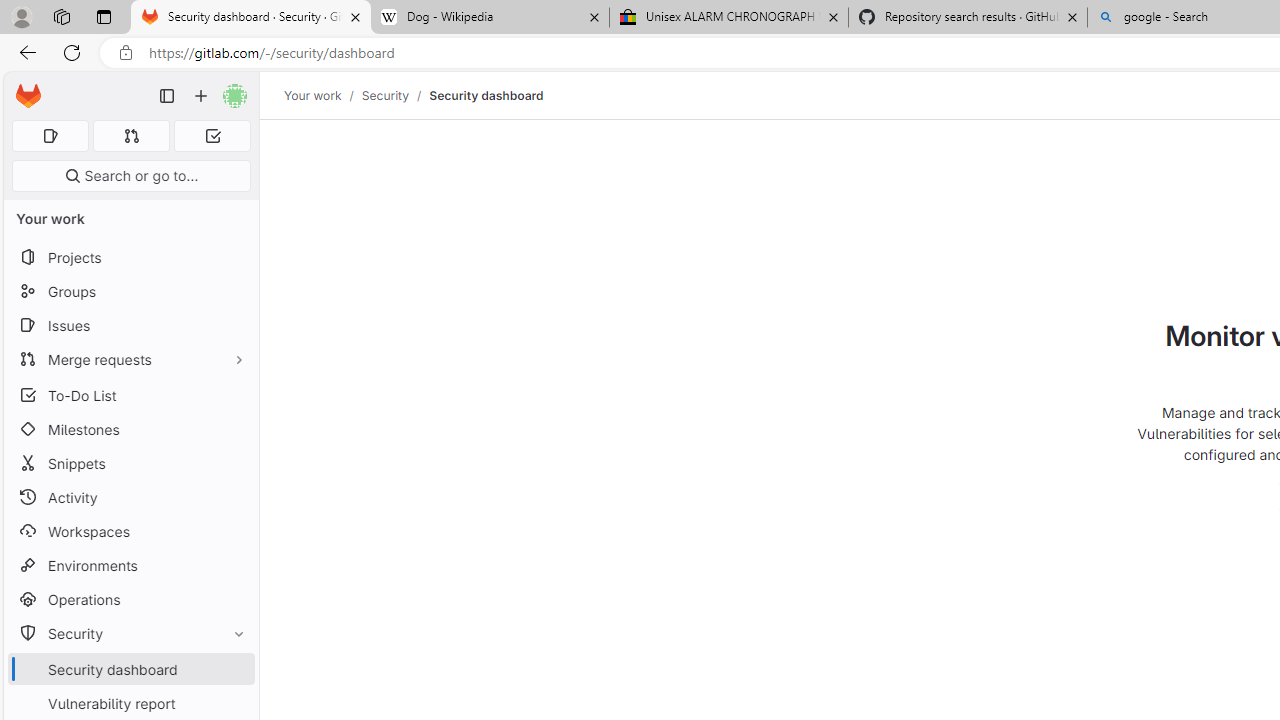  What do you see at coordinates (130, 395) in the screenshot?
I see `'To-Do List'` at bounding box center [130, 395].